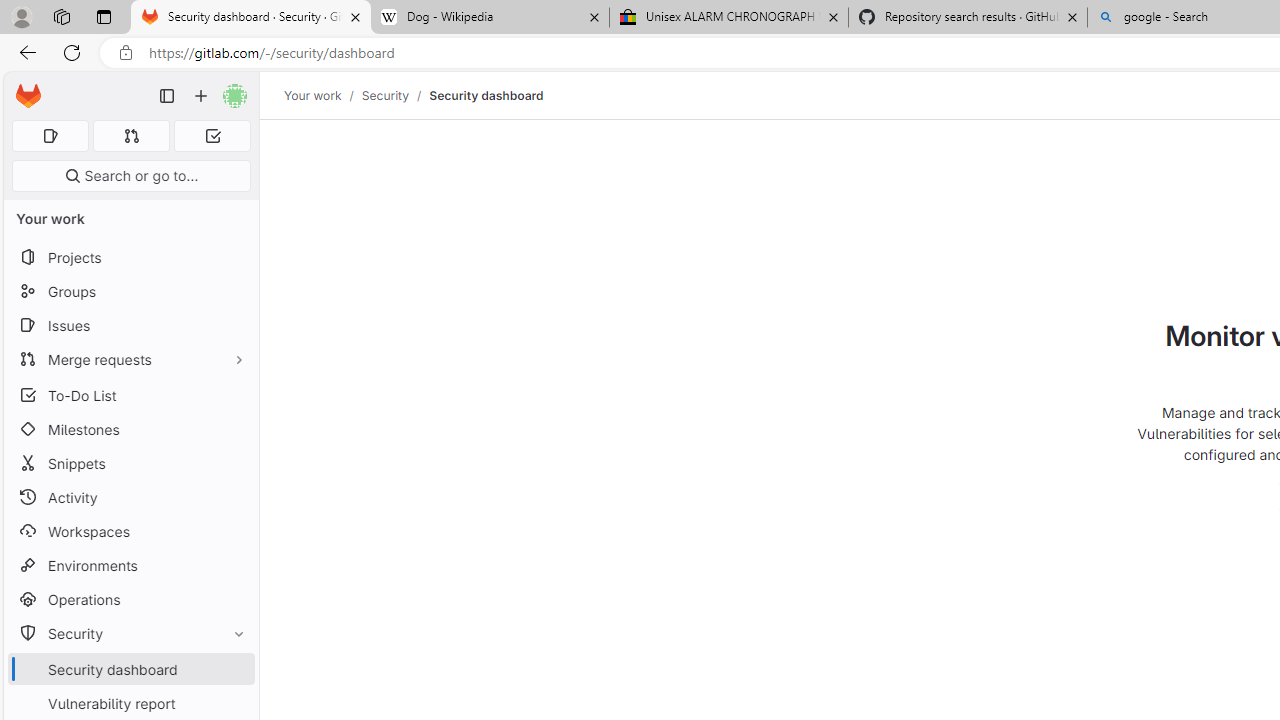  What do you see at coordinates (130, 395) in the screenshot?
I see `'To-Do List'` at bounding box center [130, 395].